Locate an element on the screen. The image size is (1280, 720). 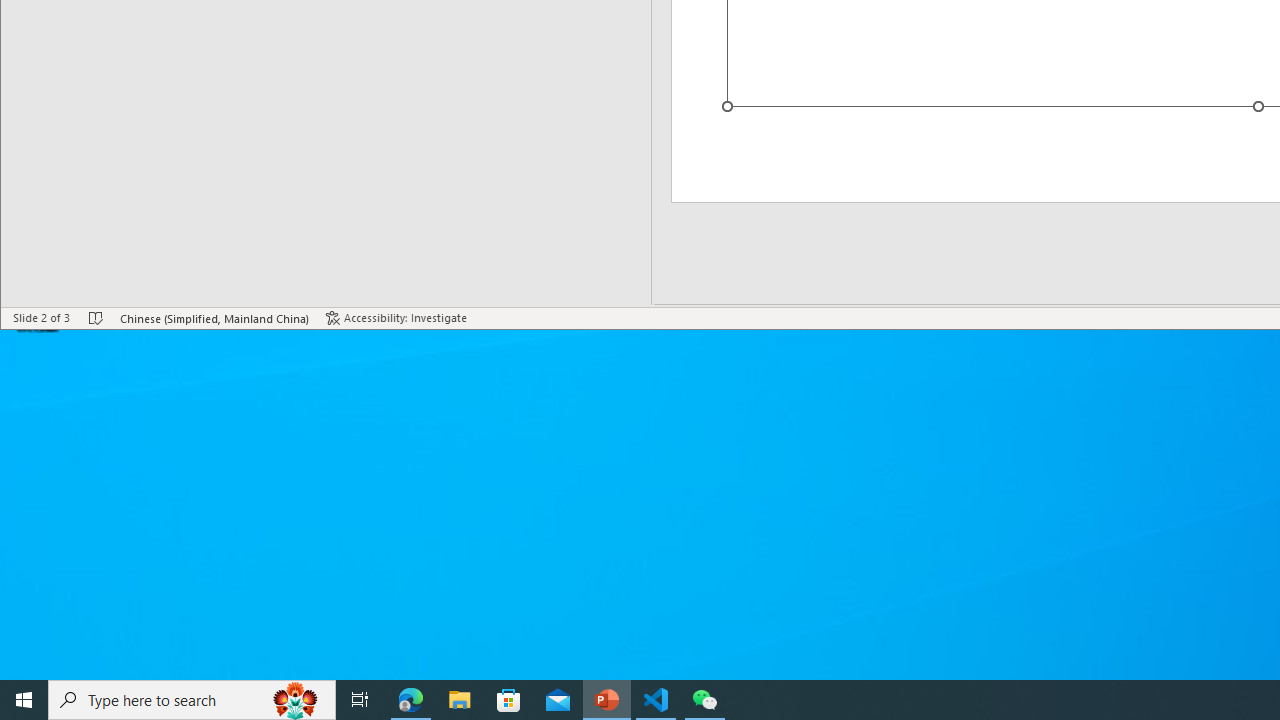
'WeChat - 1 running window' is located at coordinates (705, 698).